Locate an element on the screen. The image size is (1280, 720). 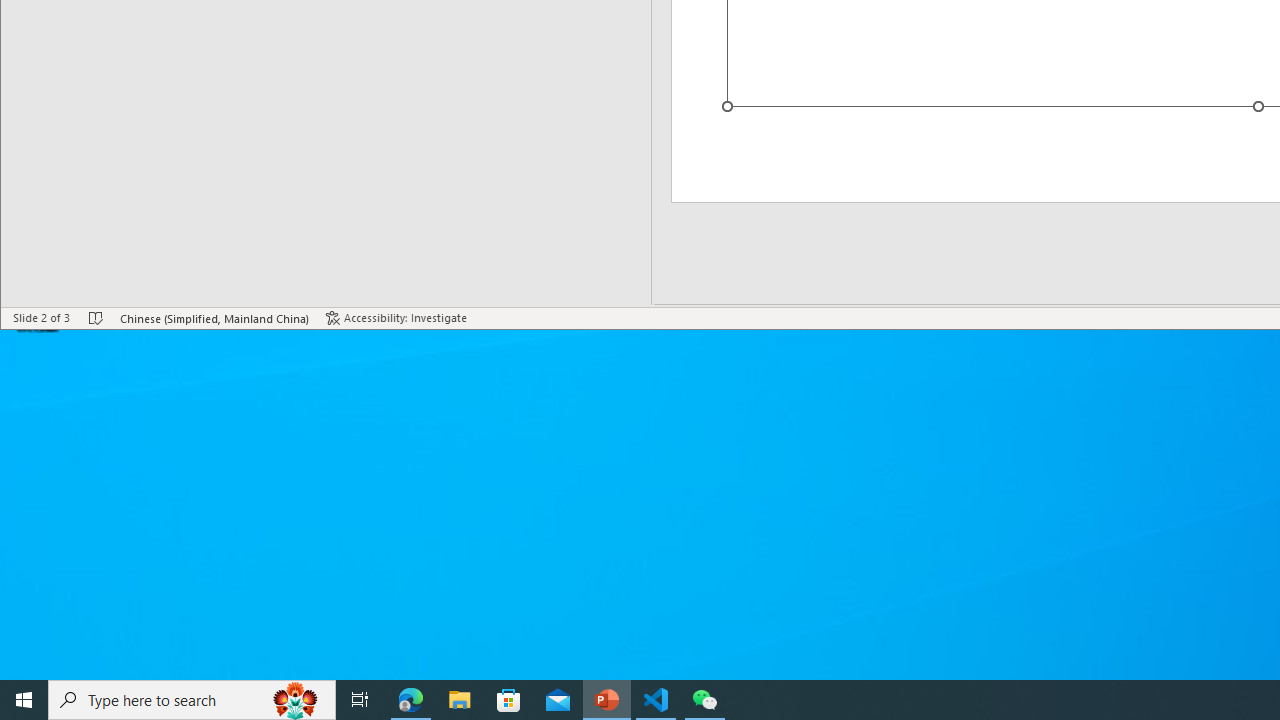
'WeChat - 1 running window' is located at coordinates (705, 698).